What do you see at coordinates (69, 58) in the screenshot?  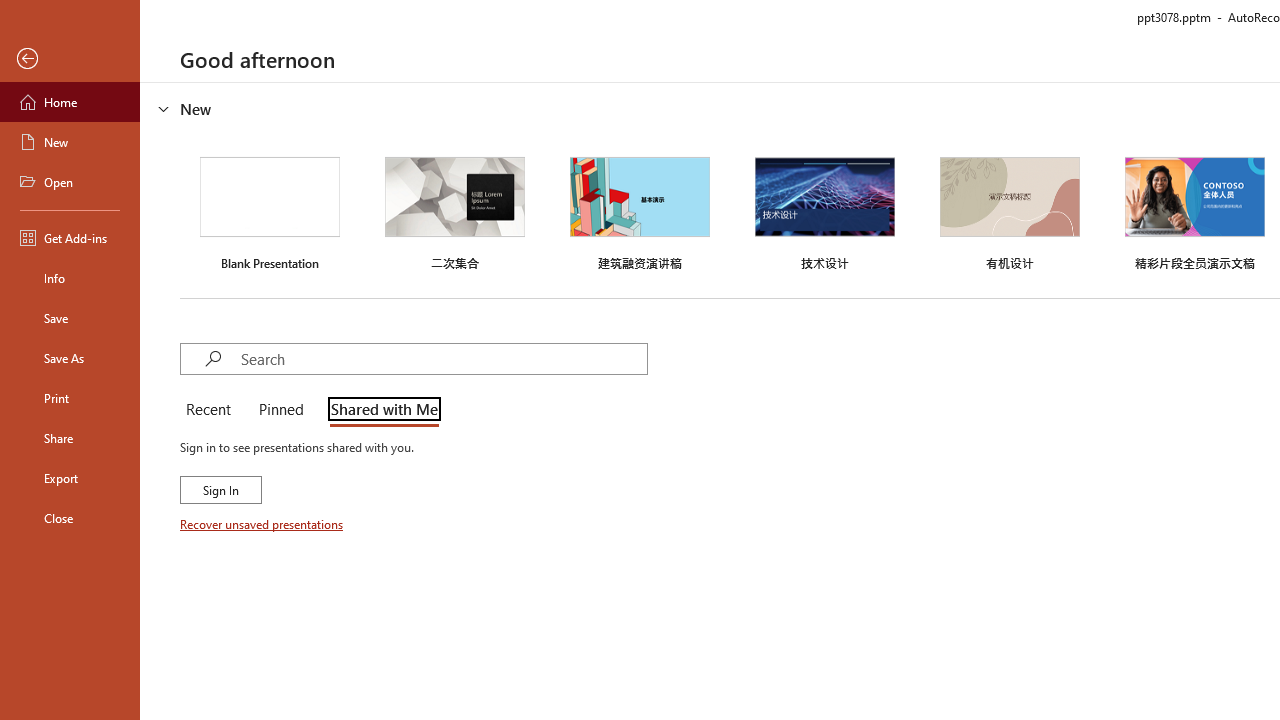 I see `'Back'` at bounding box center [69, 58].